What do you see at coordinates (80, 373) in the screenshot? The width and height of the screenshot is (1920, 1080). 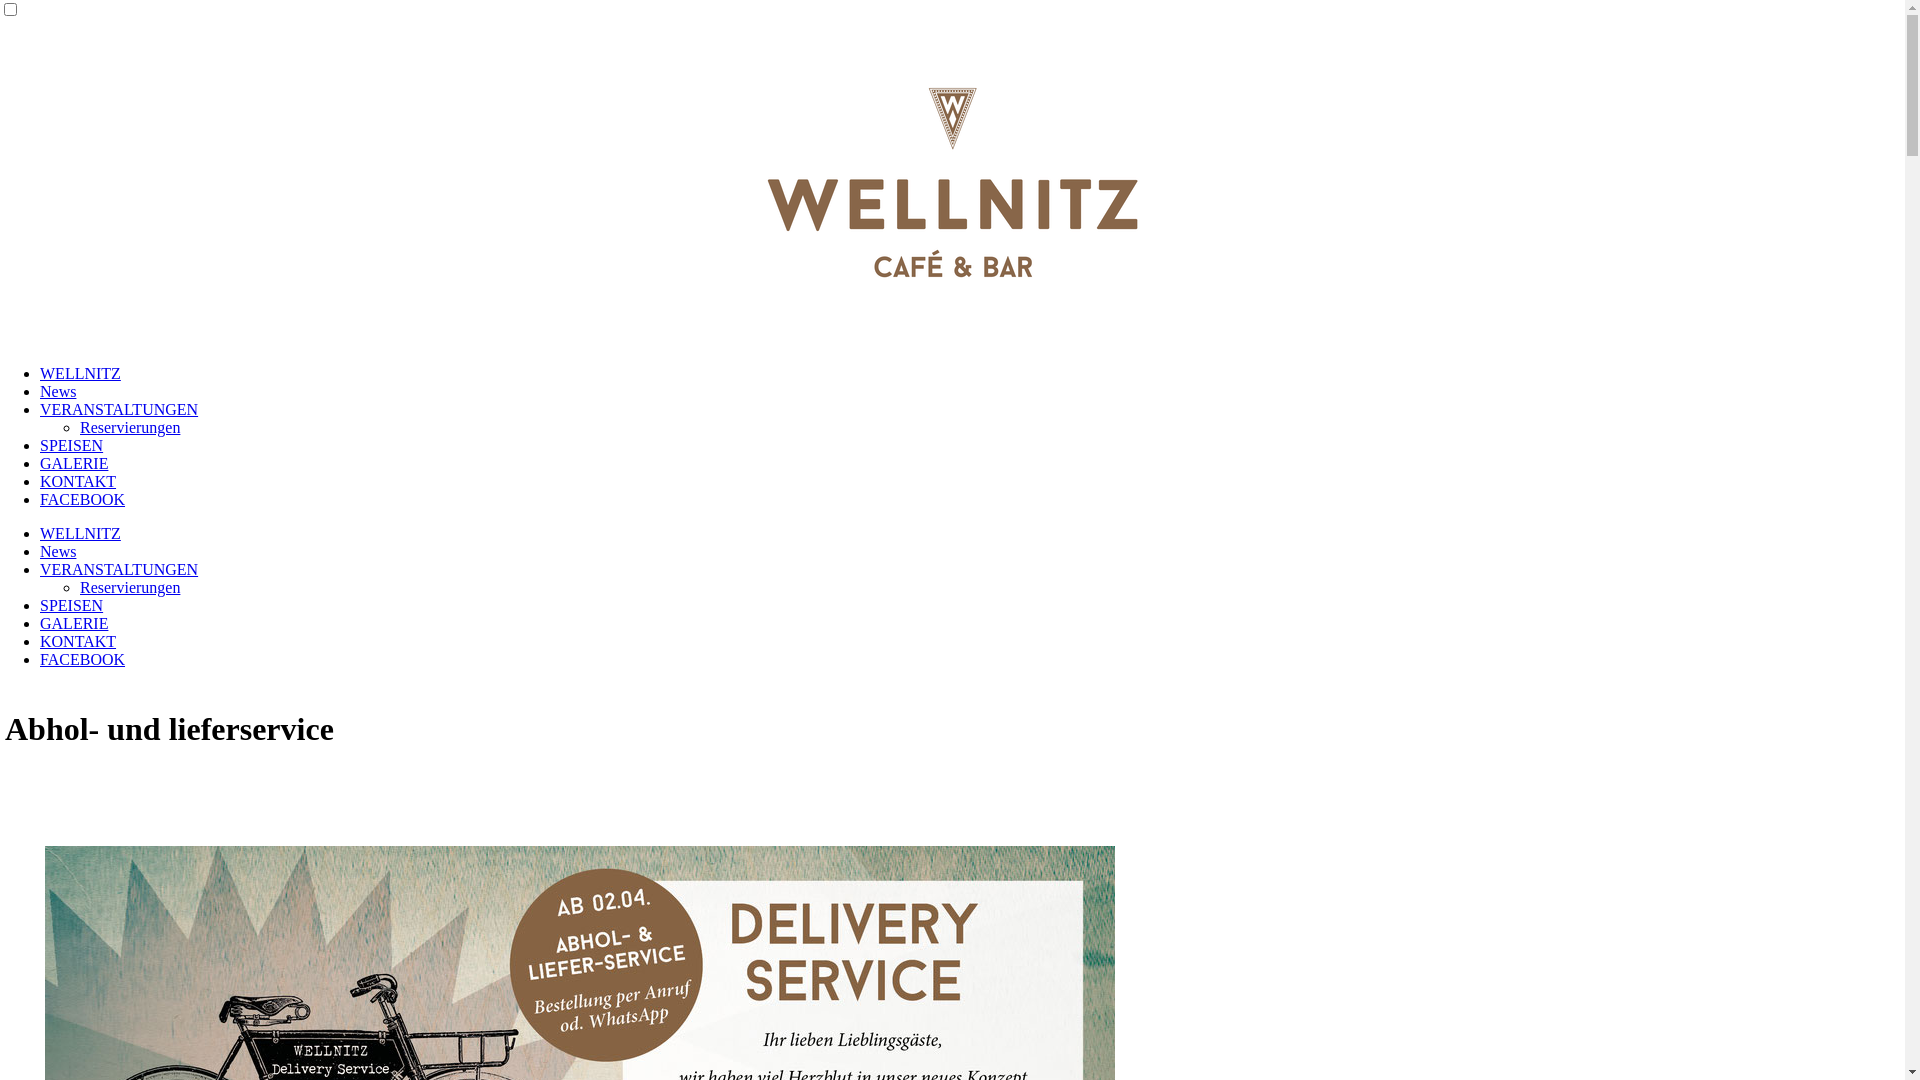 I see `'WELLNITZ'` at bounding box center [80, 373].